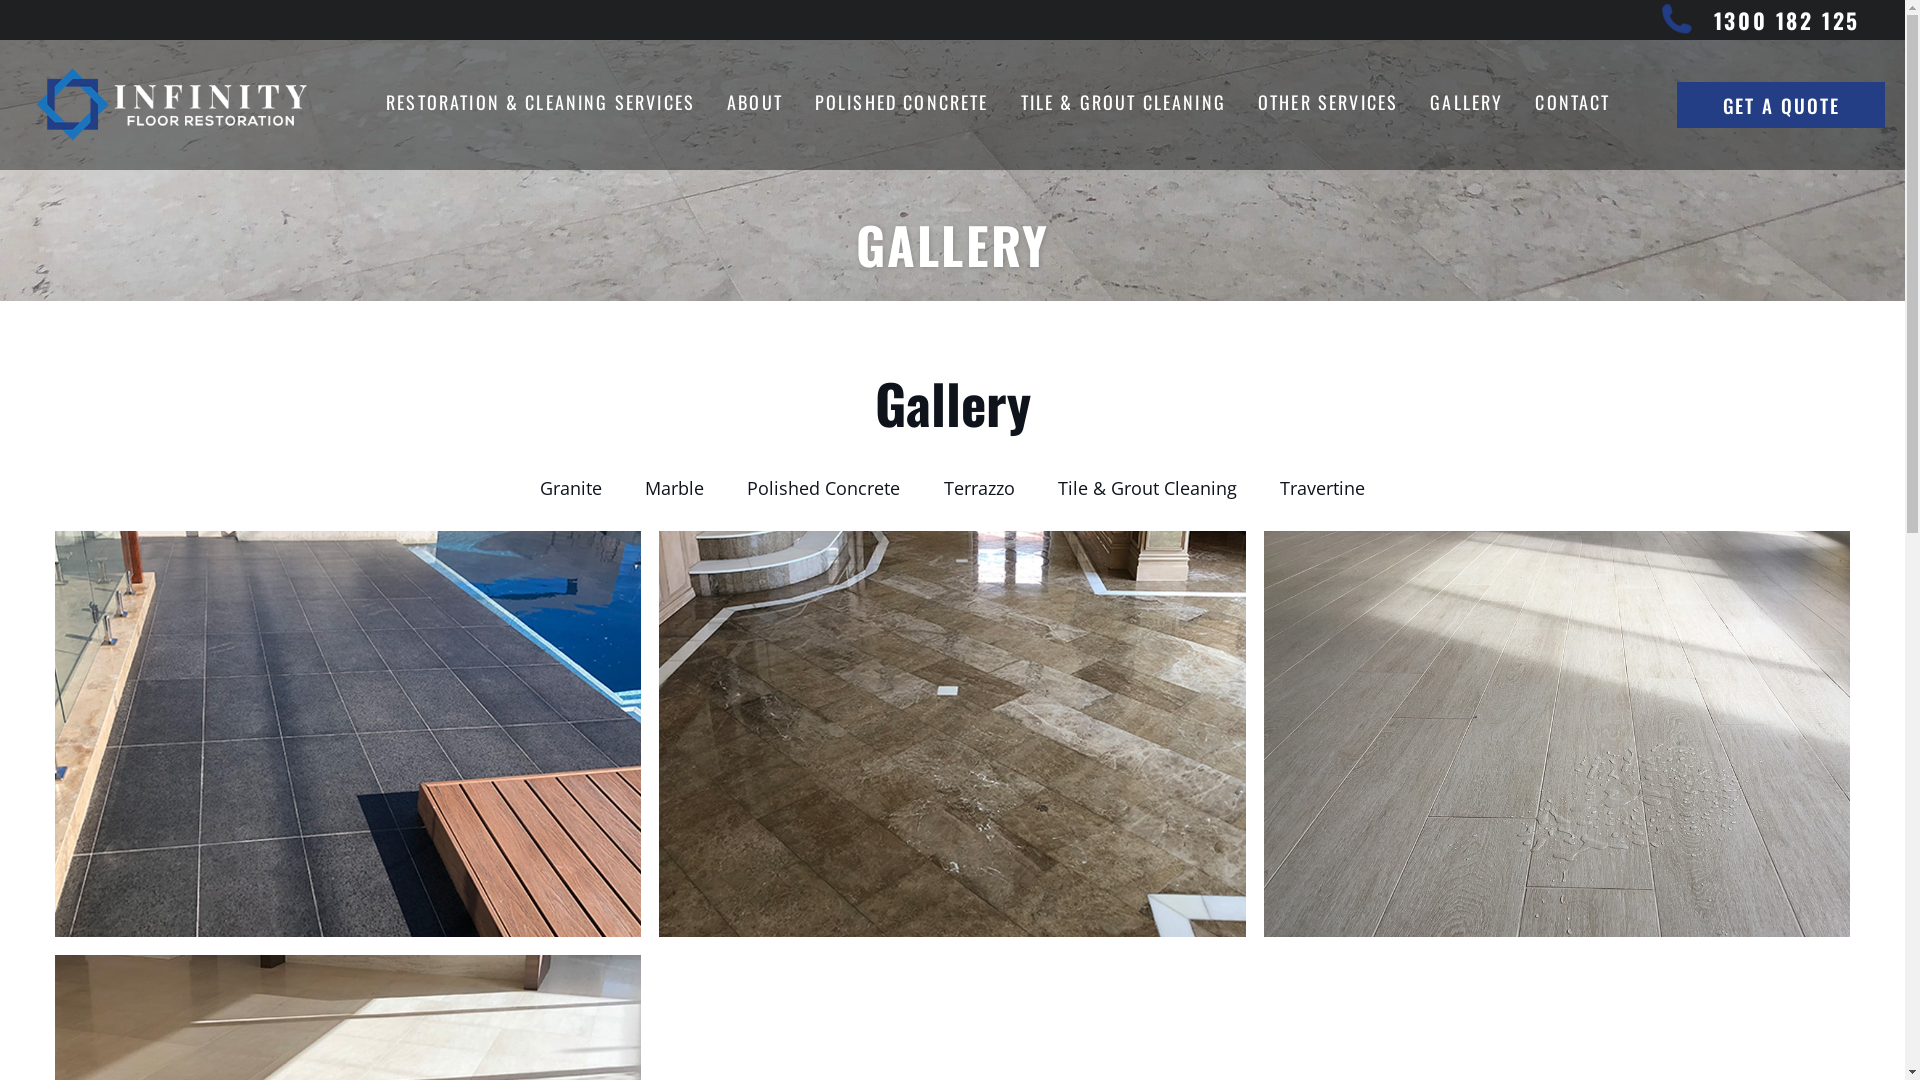  I want to click on 'Terrazzo', so click(920, 488).